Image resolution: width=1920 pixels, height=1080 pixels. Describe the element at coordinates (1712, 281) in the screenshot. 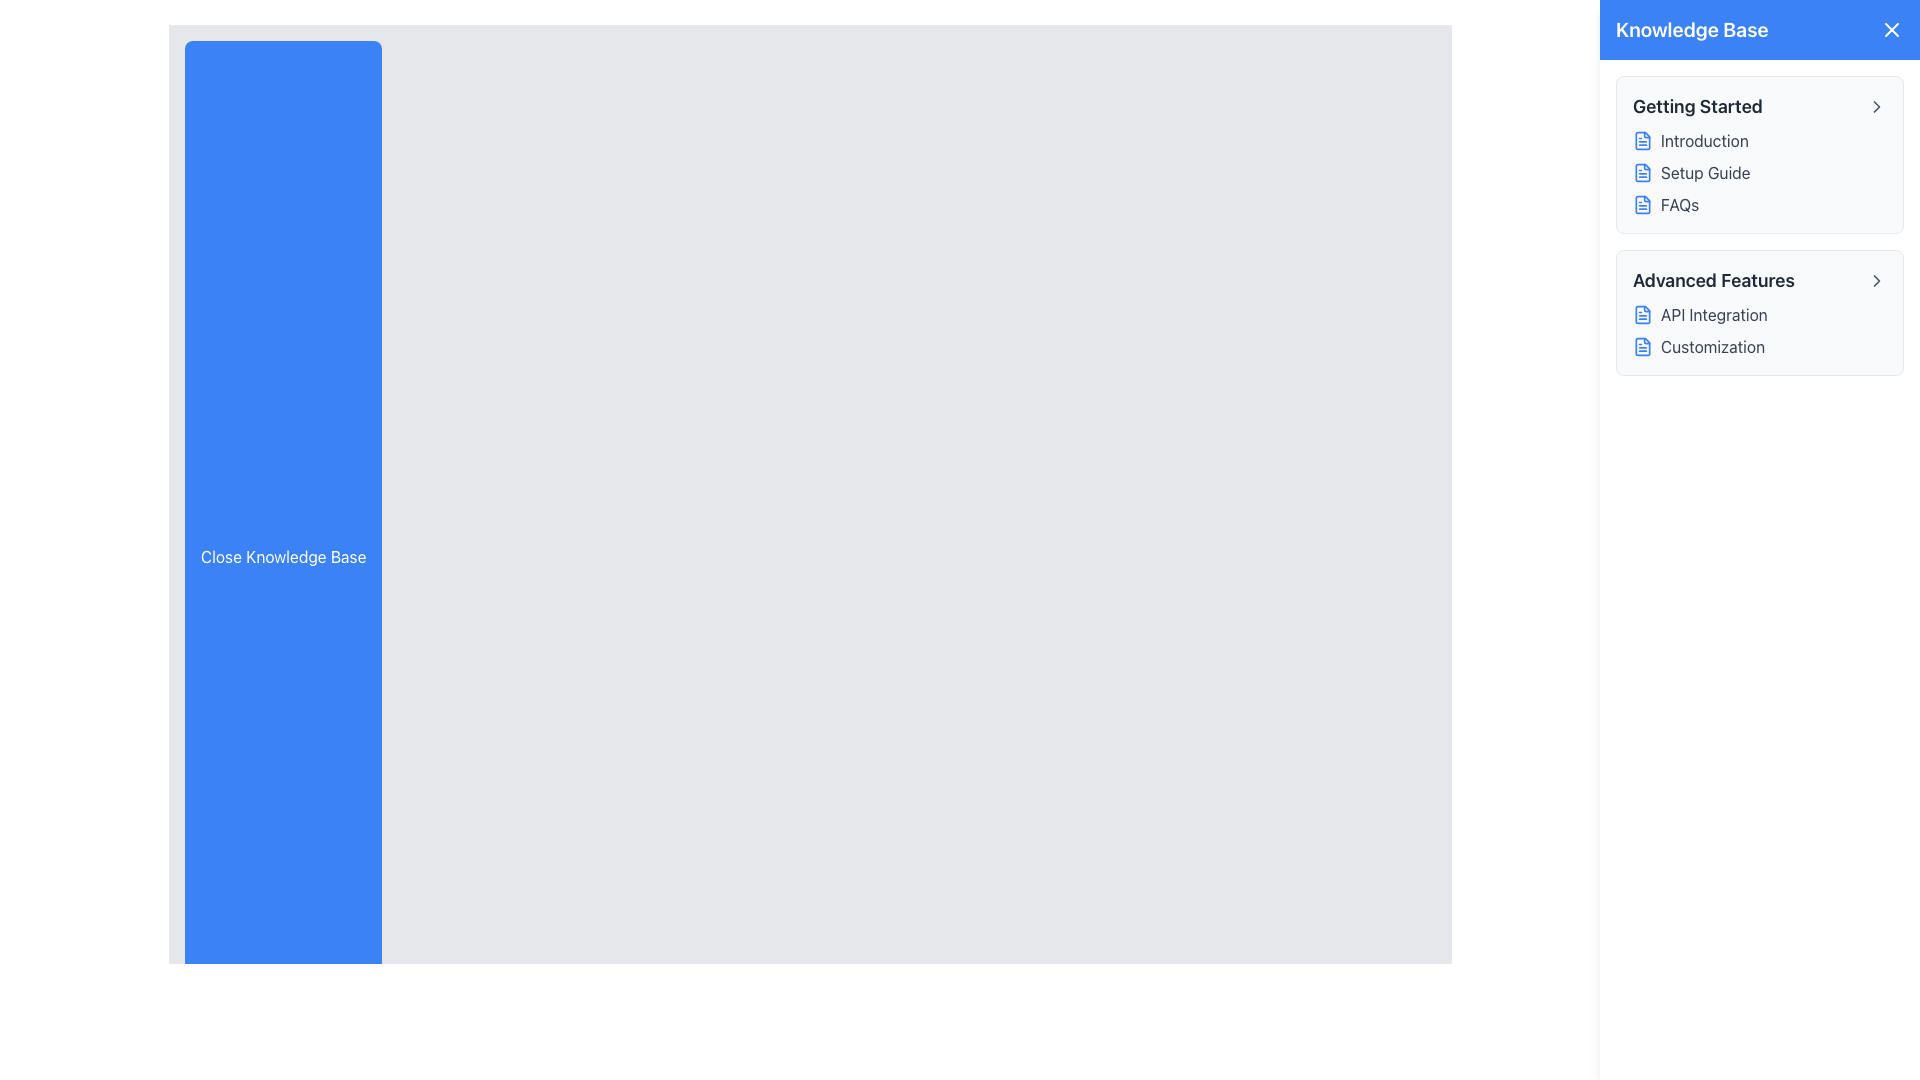

I see `the 'Advanced Features' text label, which is prominently styled in bold dark gray font within the 'Knowledge Base' section under 'Getting Started'` at that location.